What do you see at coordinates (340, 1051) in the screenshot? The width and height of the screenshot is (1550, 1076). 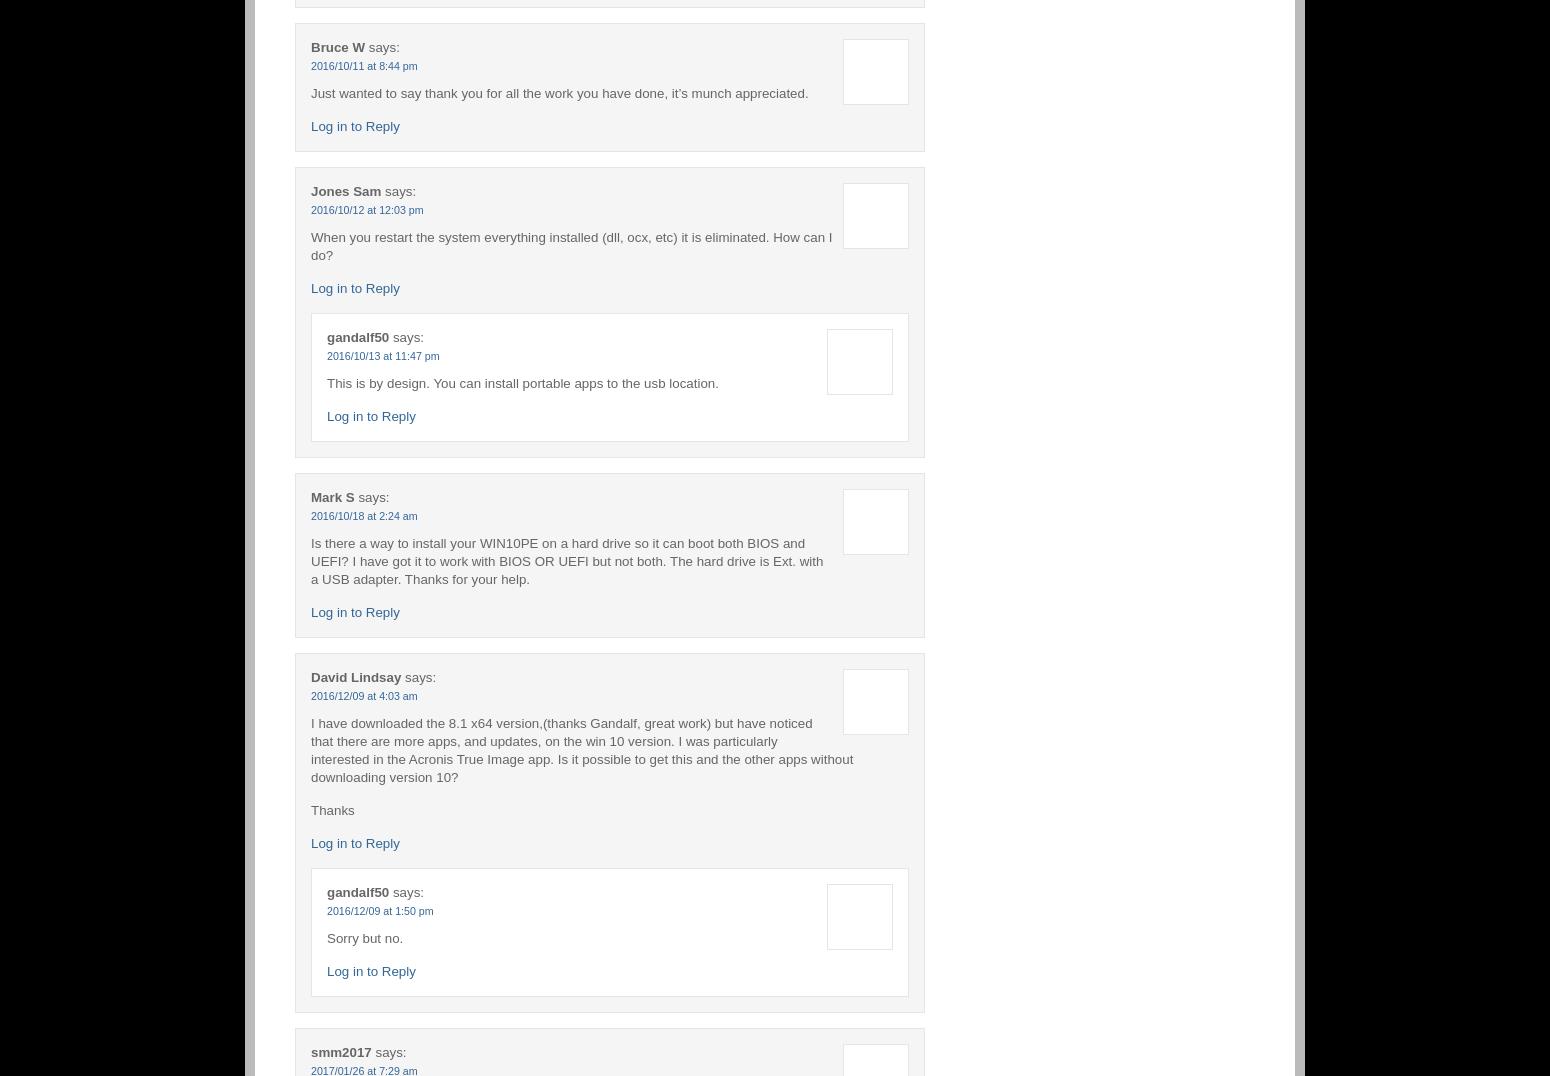 I see `'smm2017'` at bounding box center [340, 1051].